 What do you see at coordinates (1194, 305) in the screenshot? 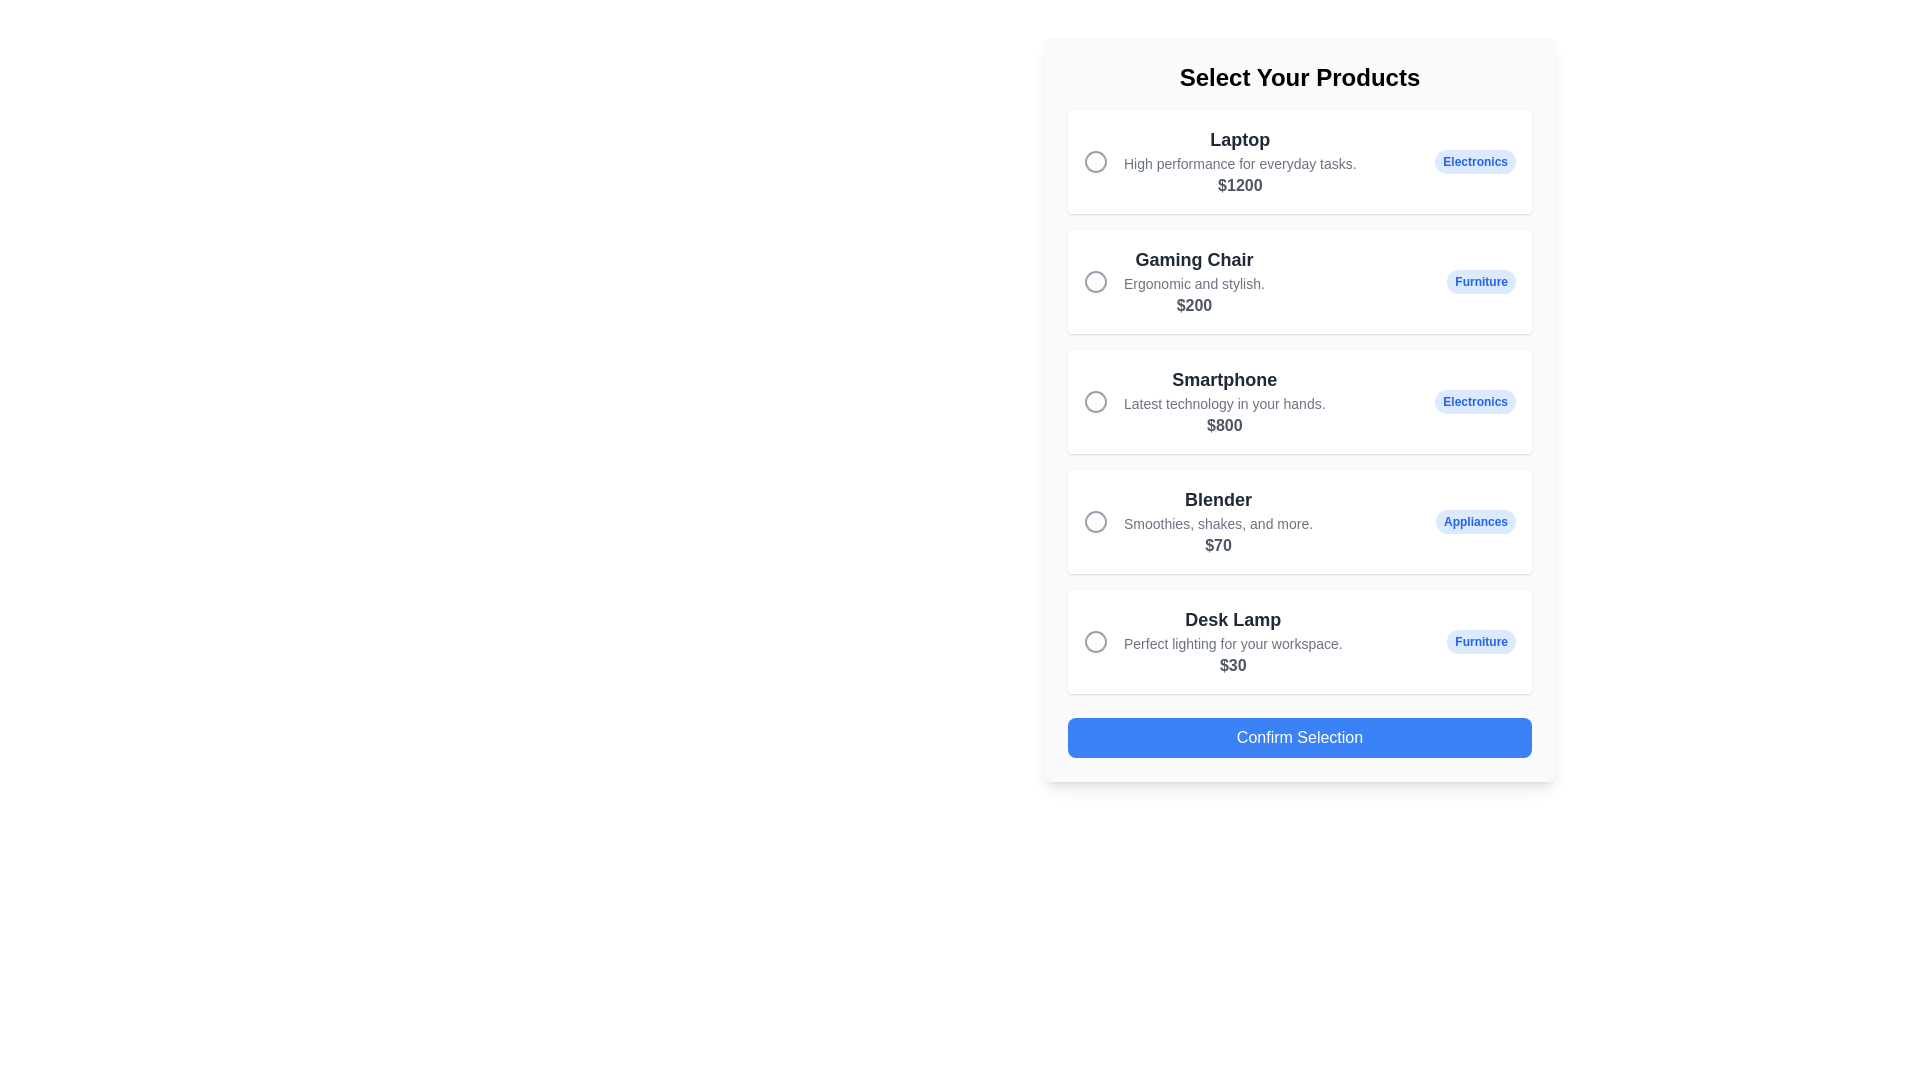
I see `price text label located below the description 'Ergonomic and stylish' in the product card for 'Gaming Chair'` at bounding box center [1194, 305].